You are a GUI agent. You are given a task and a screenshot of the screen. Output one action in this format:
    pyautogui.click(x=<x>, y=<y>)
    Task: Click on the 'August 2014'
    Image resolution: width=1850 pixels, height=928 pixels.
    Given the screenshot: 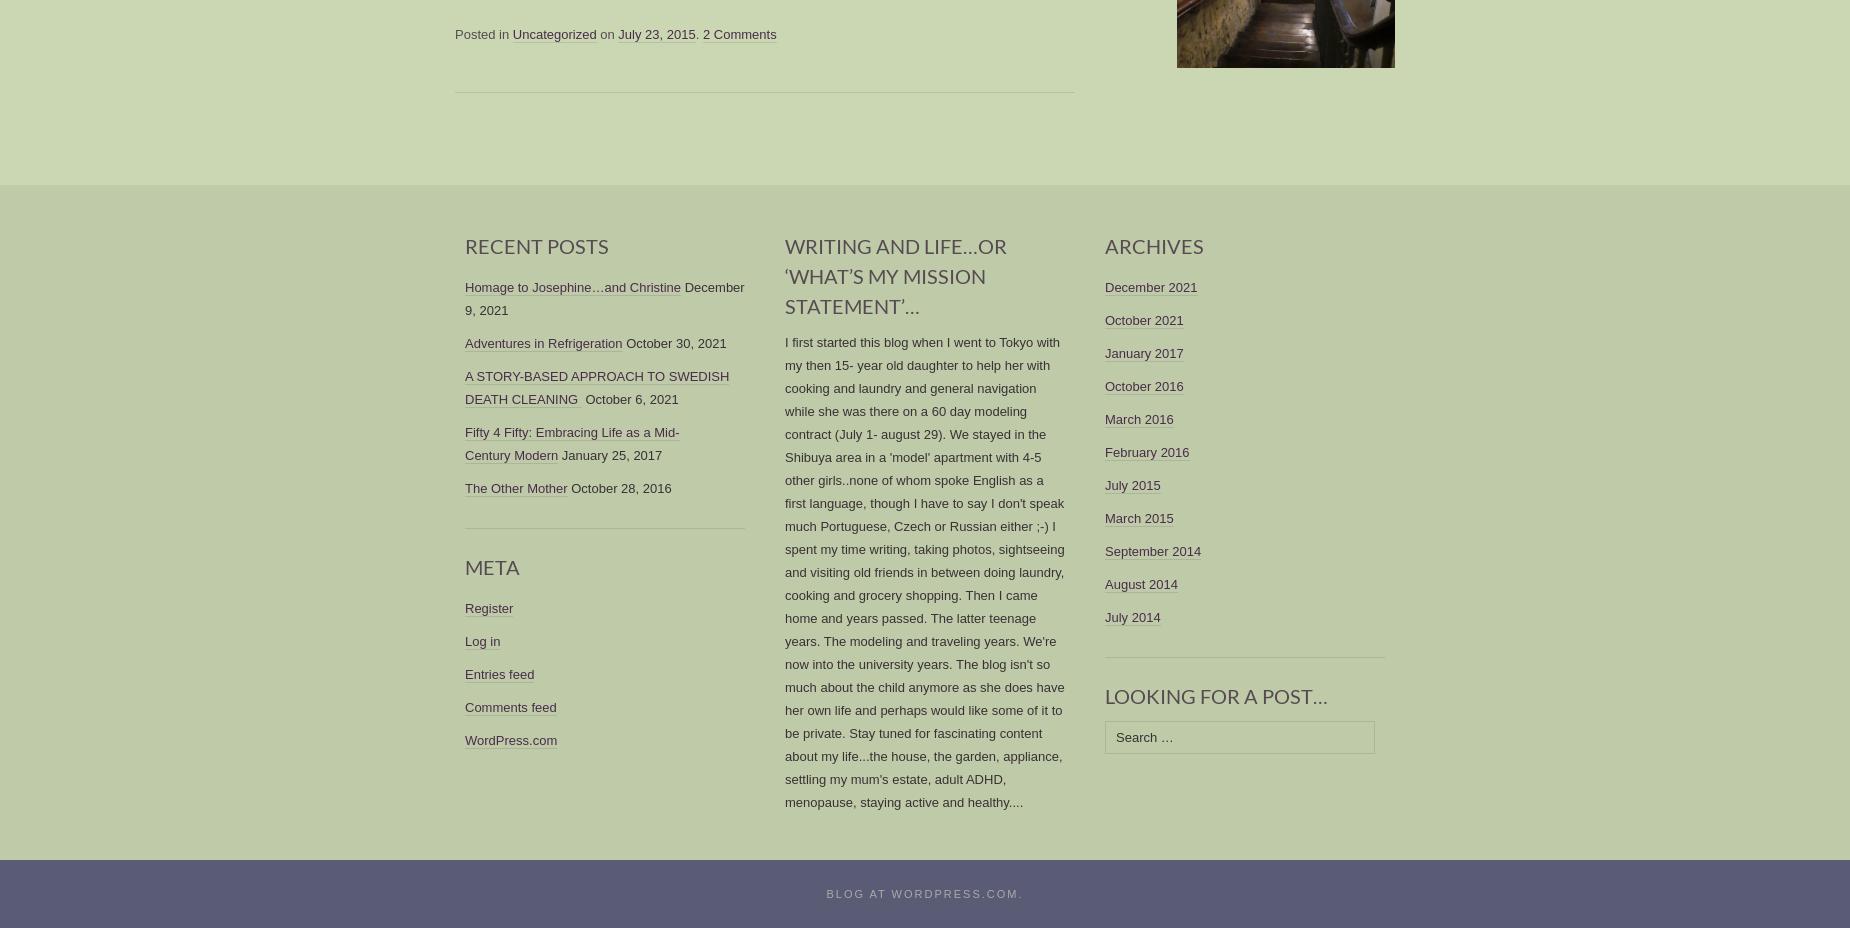 What is the action you would take?
    pyautogui.click(x=1140, y=584)
    